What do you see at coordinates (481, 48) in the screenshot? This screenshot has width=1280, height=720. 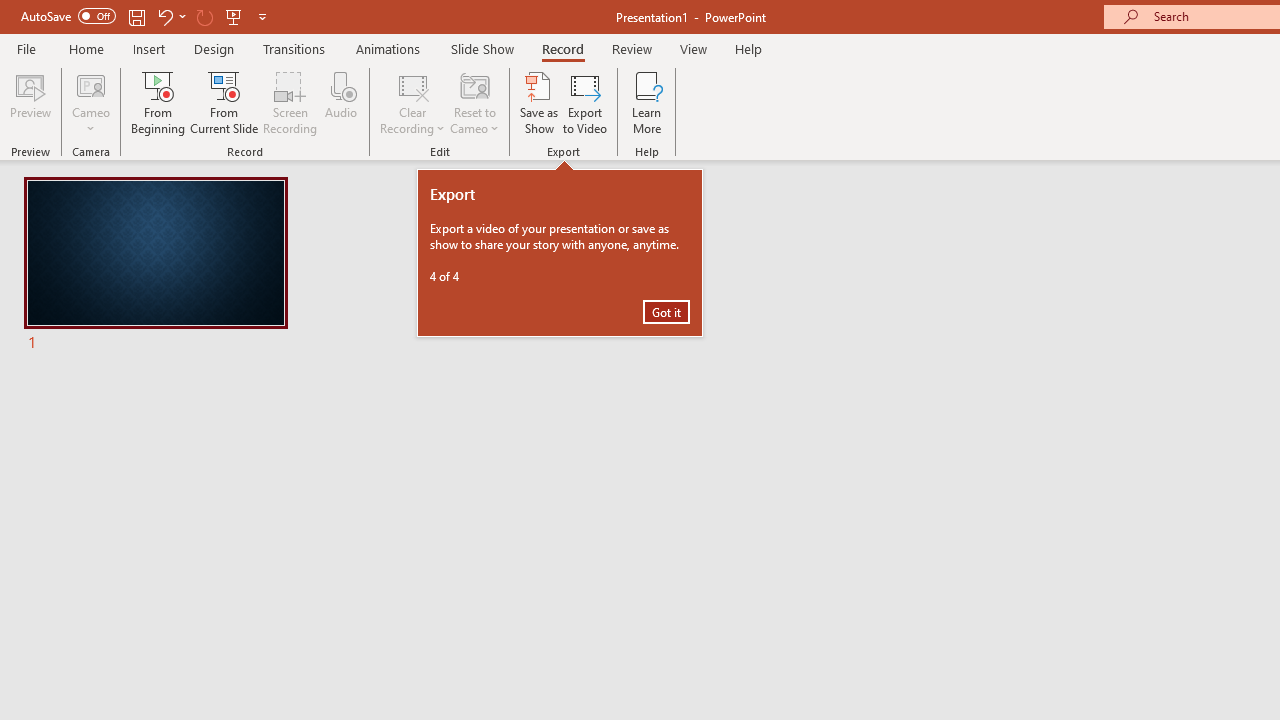 I see `'Slide Show'` at bounding box center [481, 48].